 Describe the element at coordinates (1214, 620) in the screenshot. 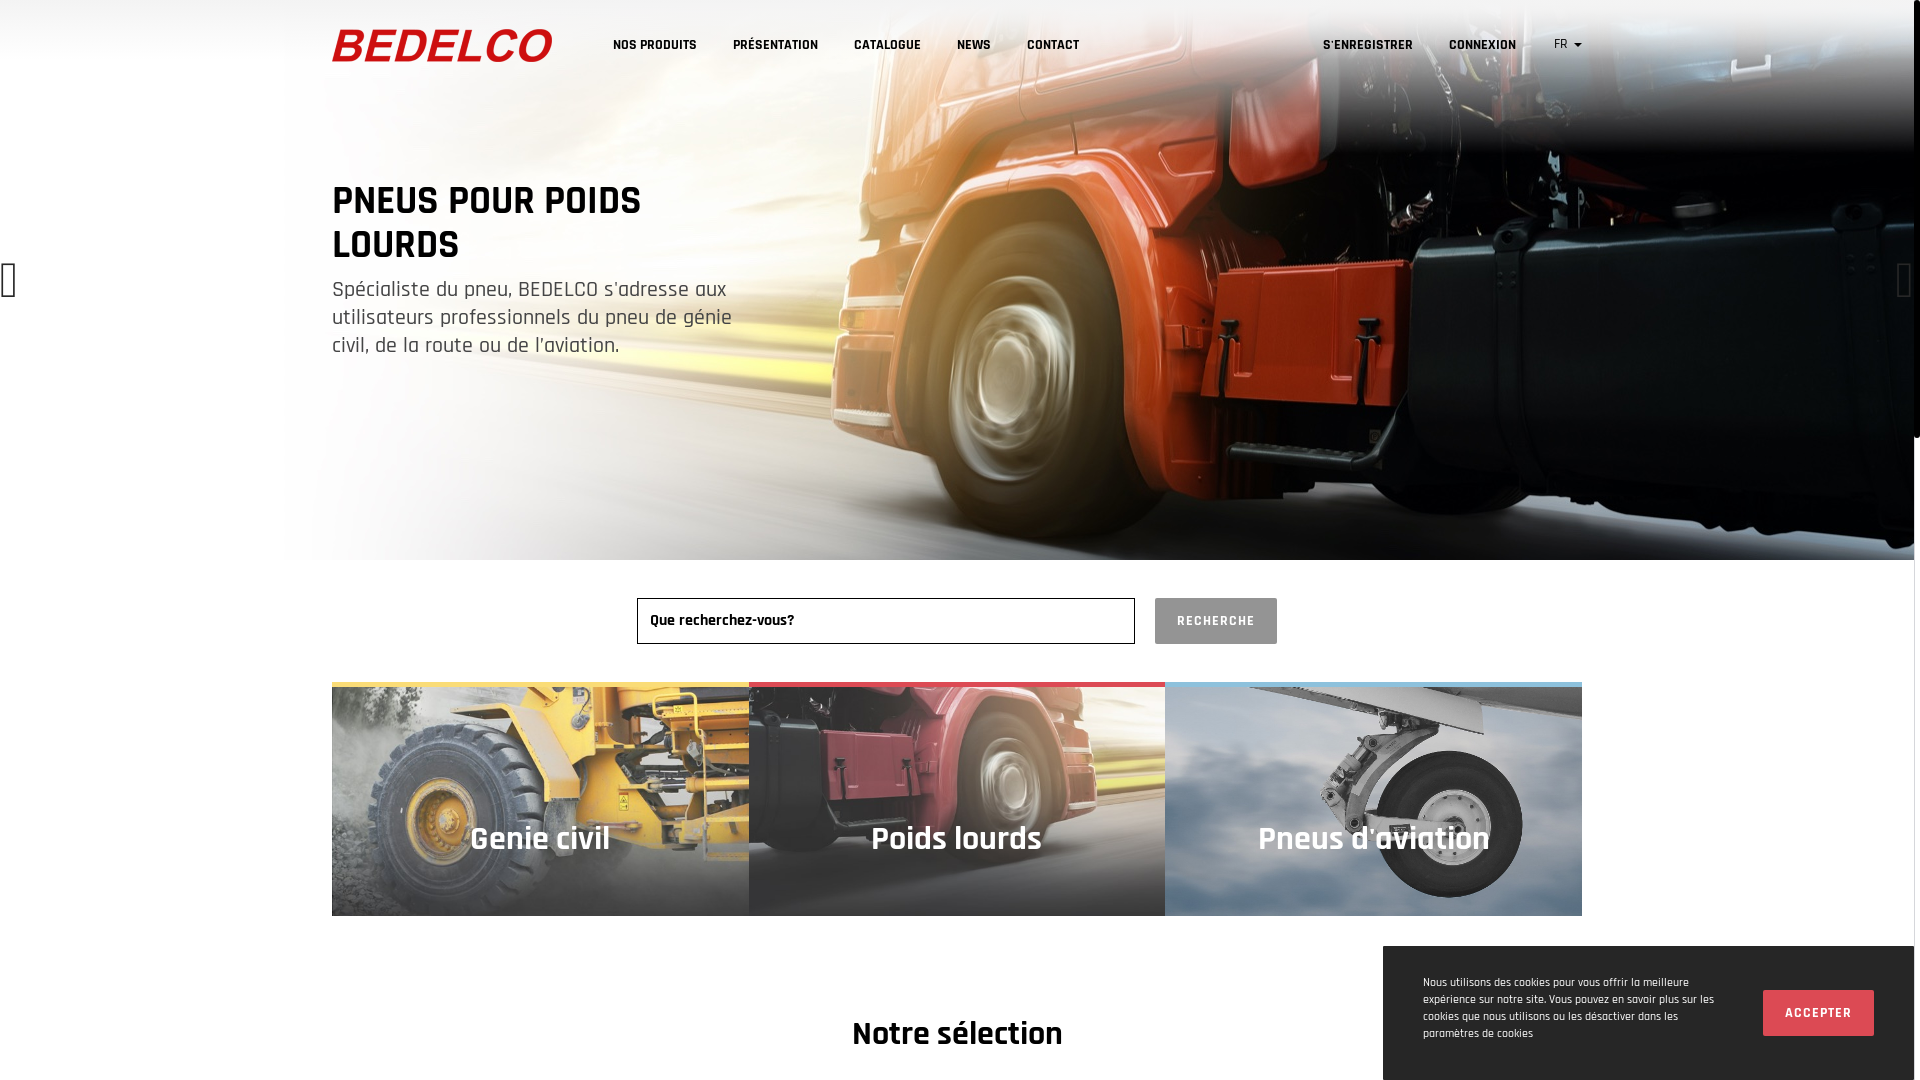

I see `'RECHERCHE'` at that location.